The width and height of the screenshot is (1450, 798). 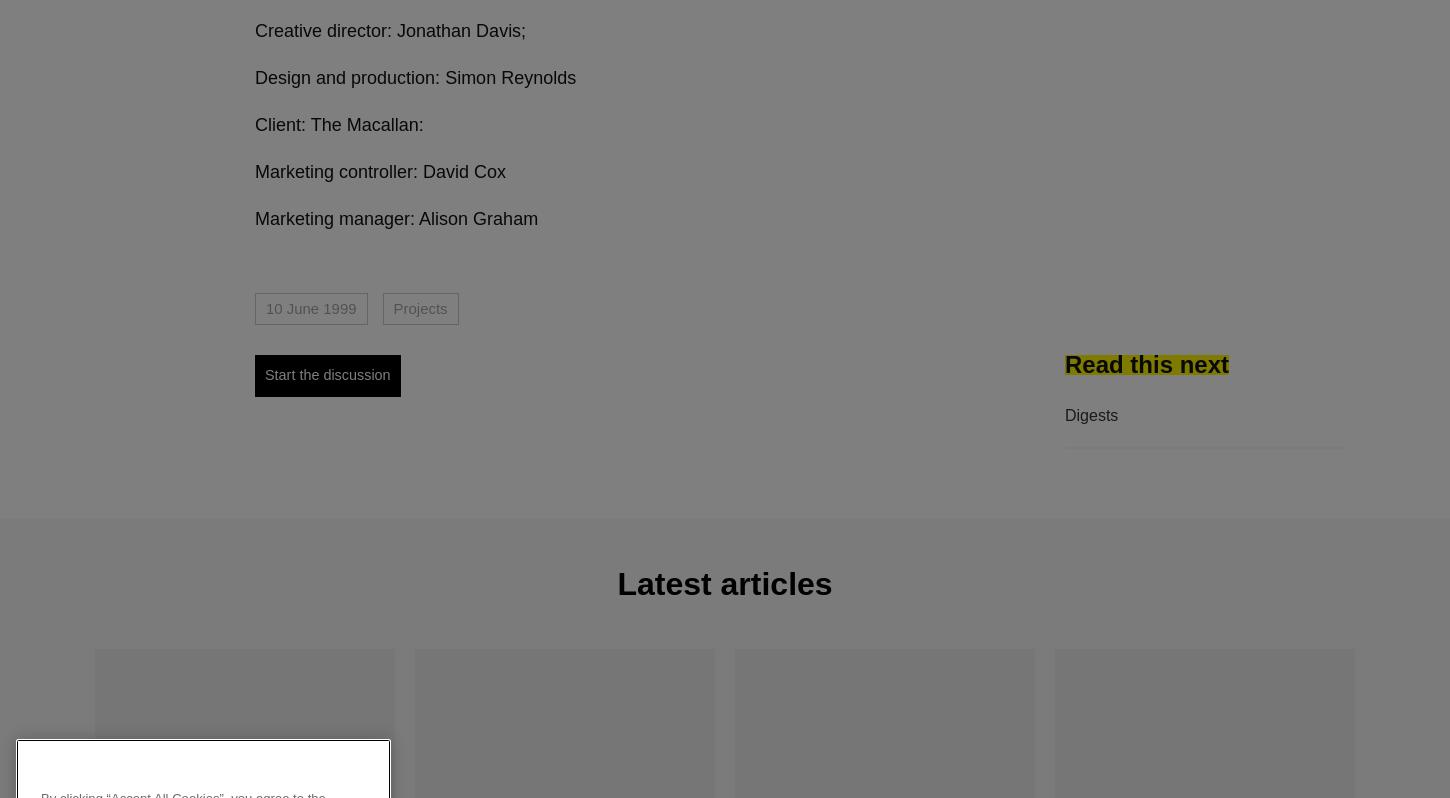 I want to click on 'Client: The Macallan:', so click(x=339, y=123).